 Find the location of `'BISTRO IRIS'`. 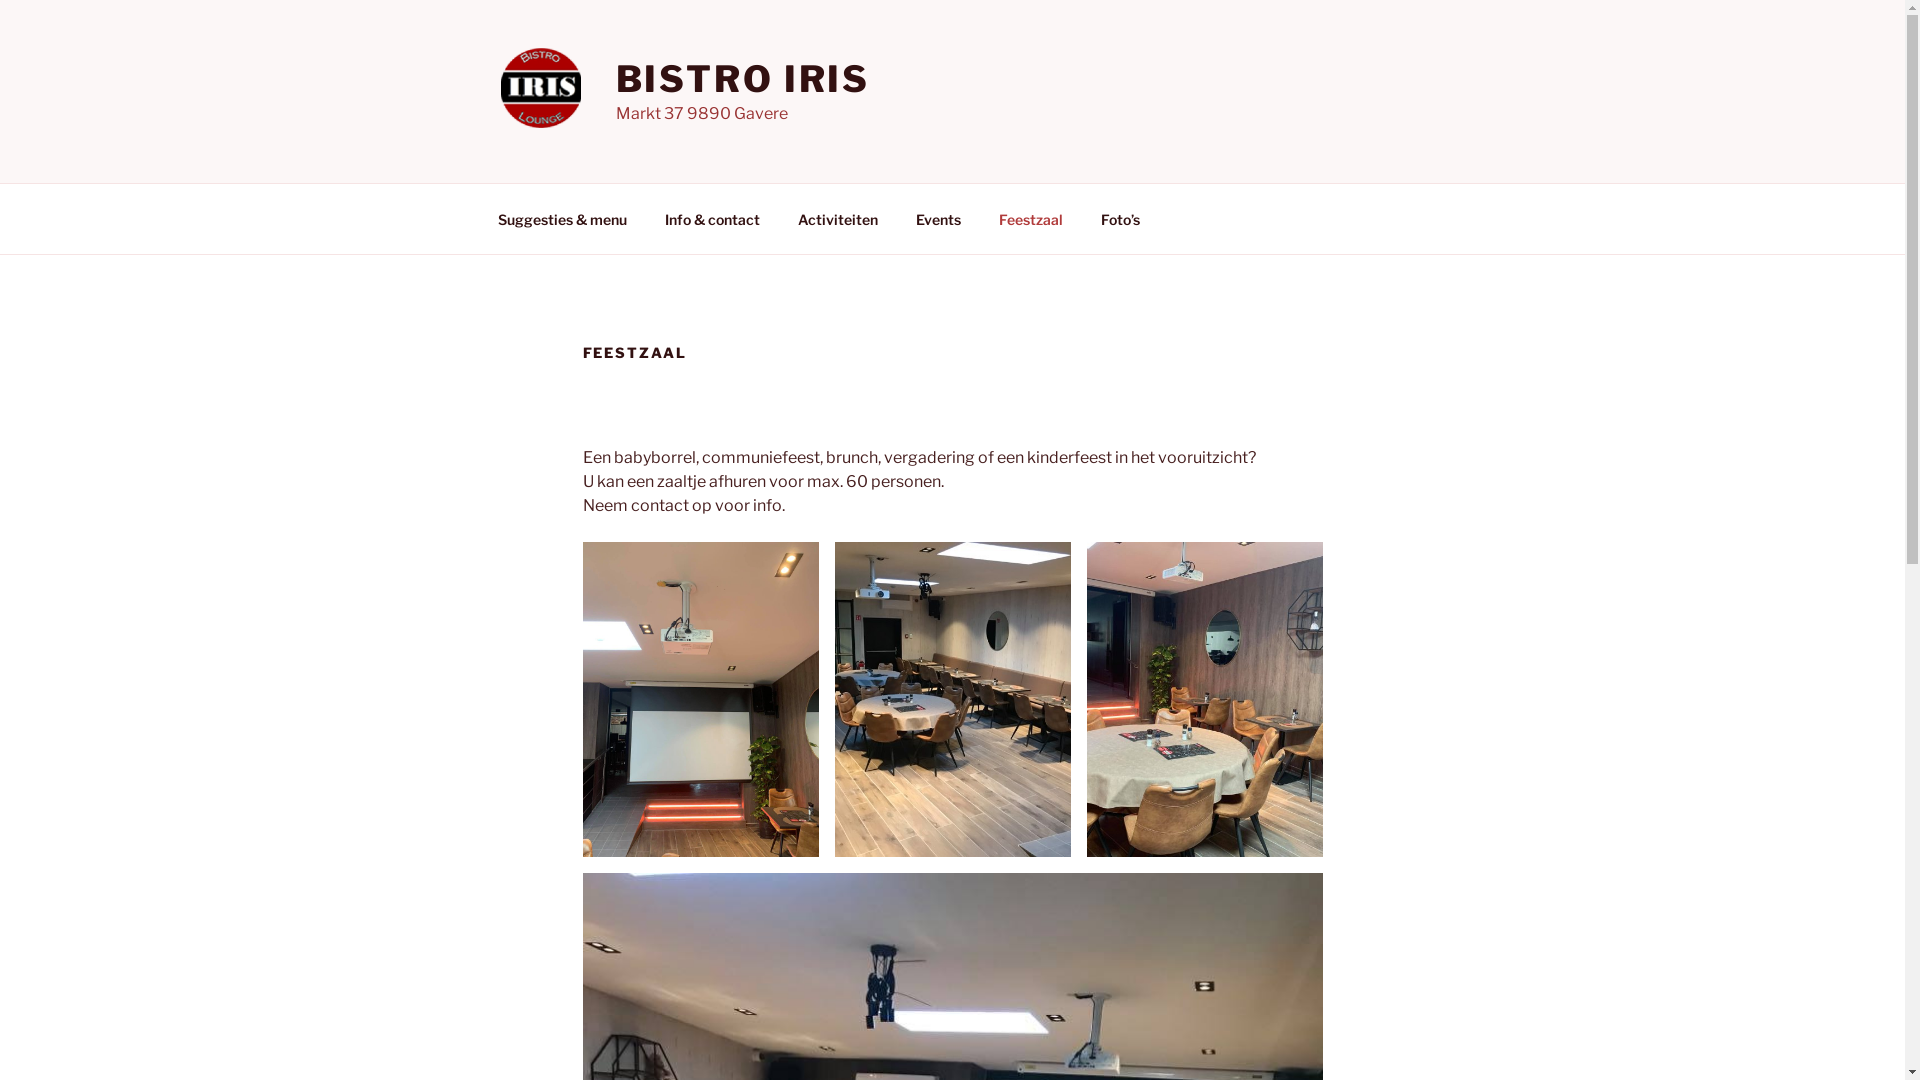

'BISTRO IRIS' is located at coordinates (742, 77).